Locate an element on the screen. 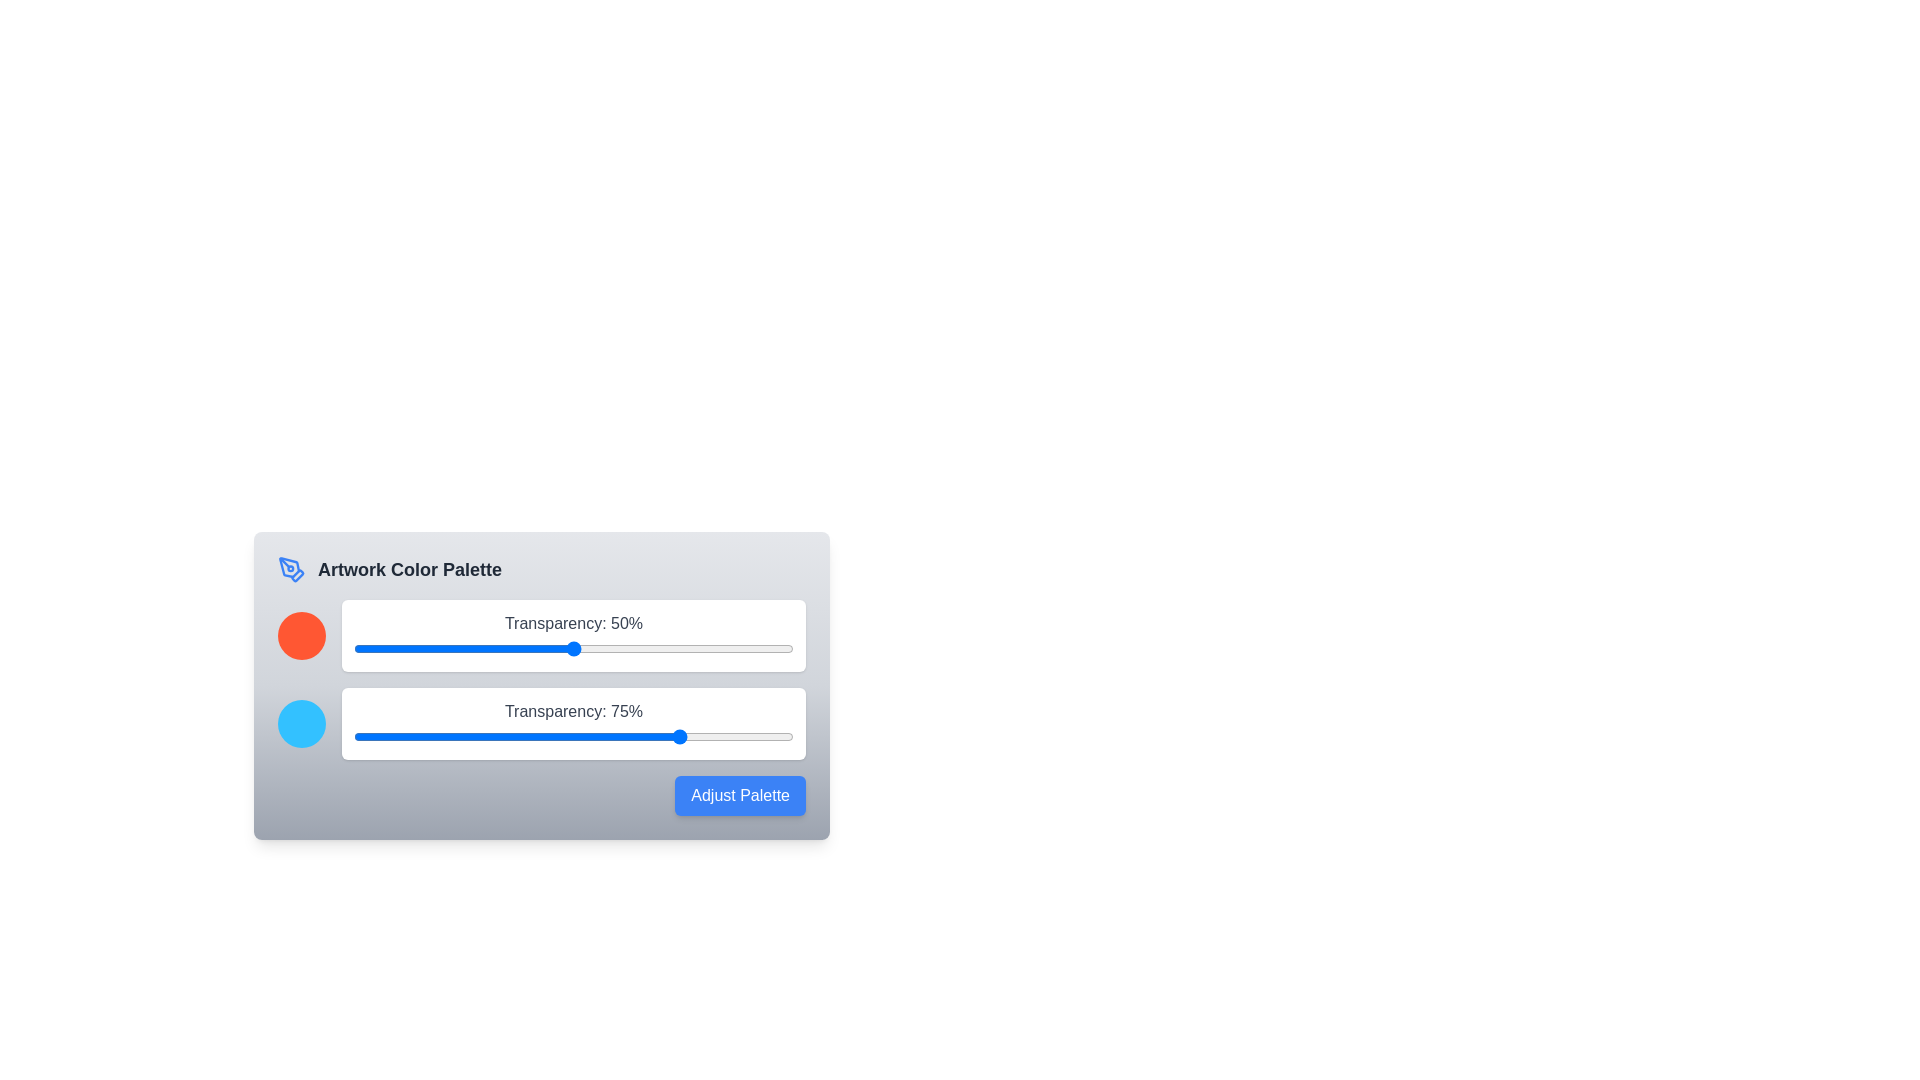 This screenshot has height=1080, width=1920. the transparency slider for color 1 to 30% is located at coordinates (485, 648).